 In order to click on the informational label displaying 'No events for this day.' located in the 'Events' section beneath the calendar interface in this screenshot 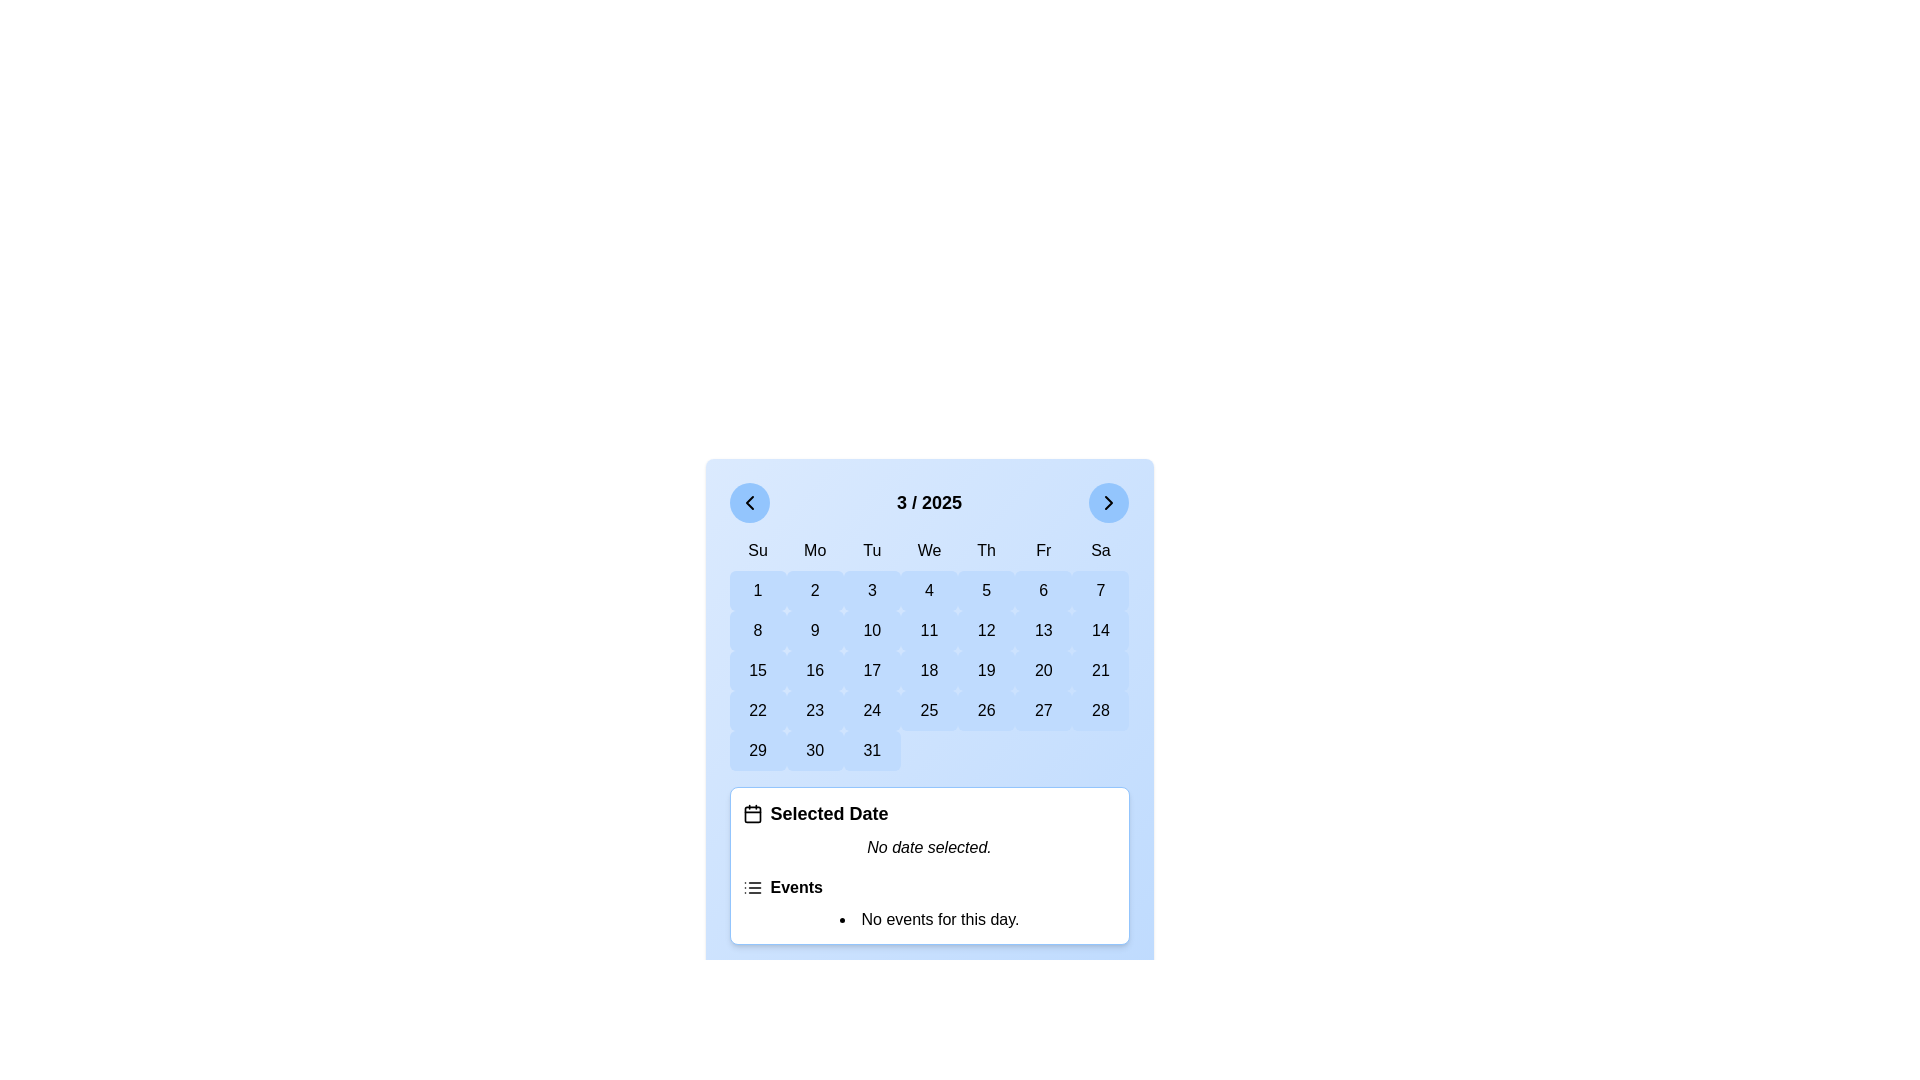, I will do `click(928, 920)`.